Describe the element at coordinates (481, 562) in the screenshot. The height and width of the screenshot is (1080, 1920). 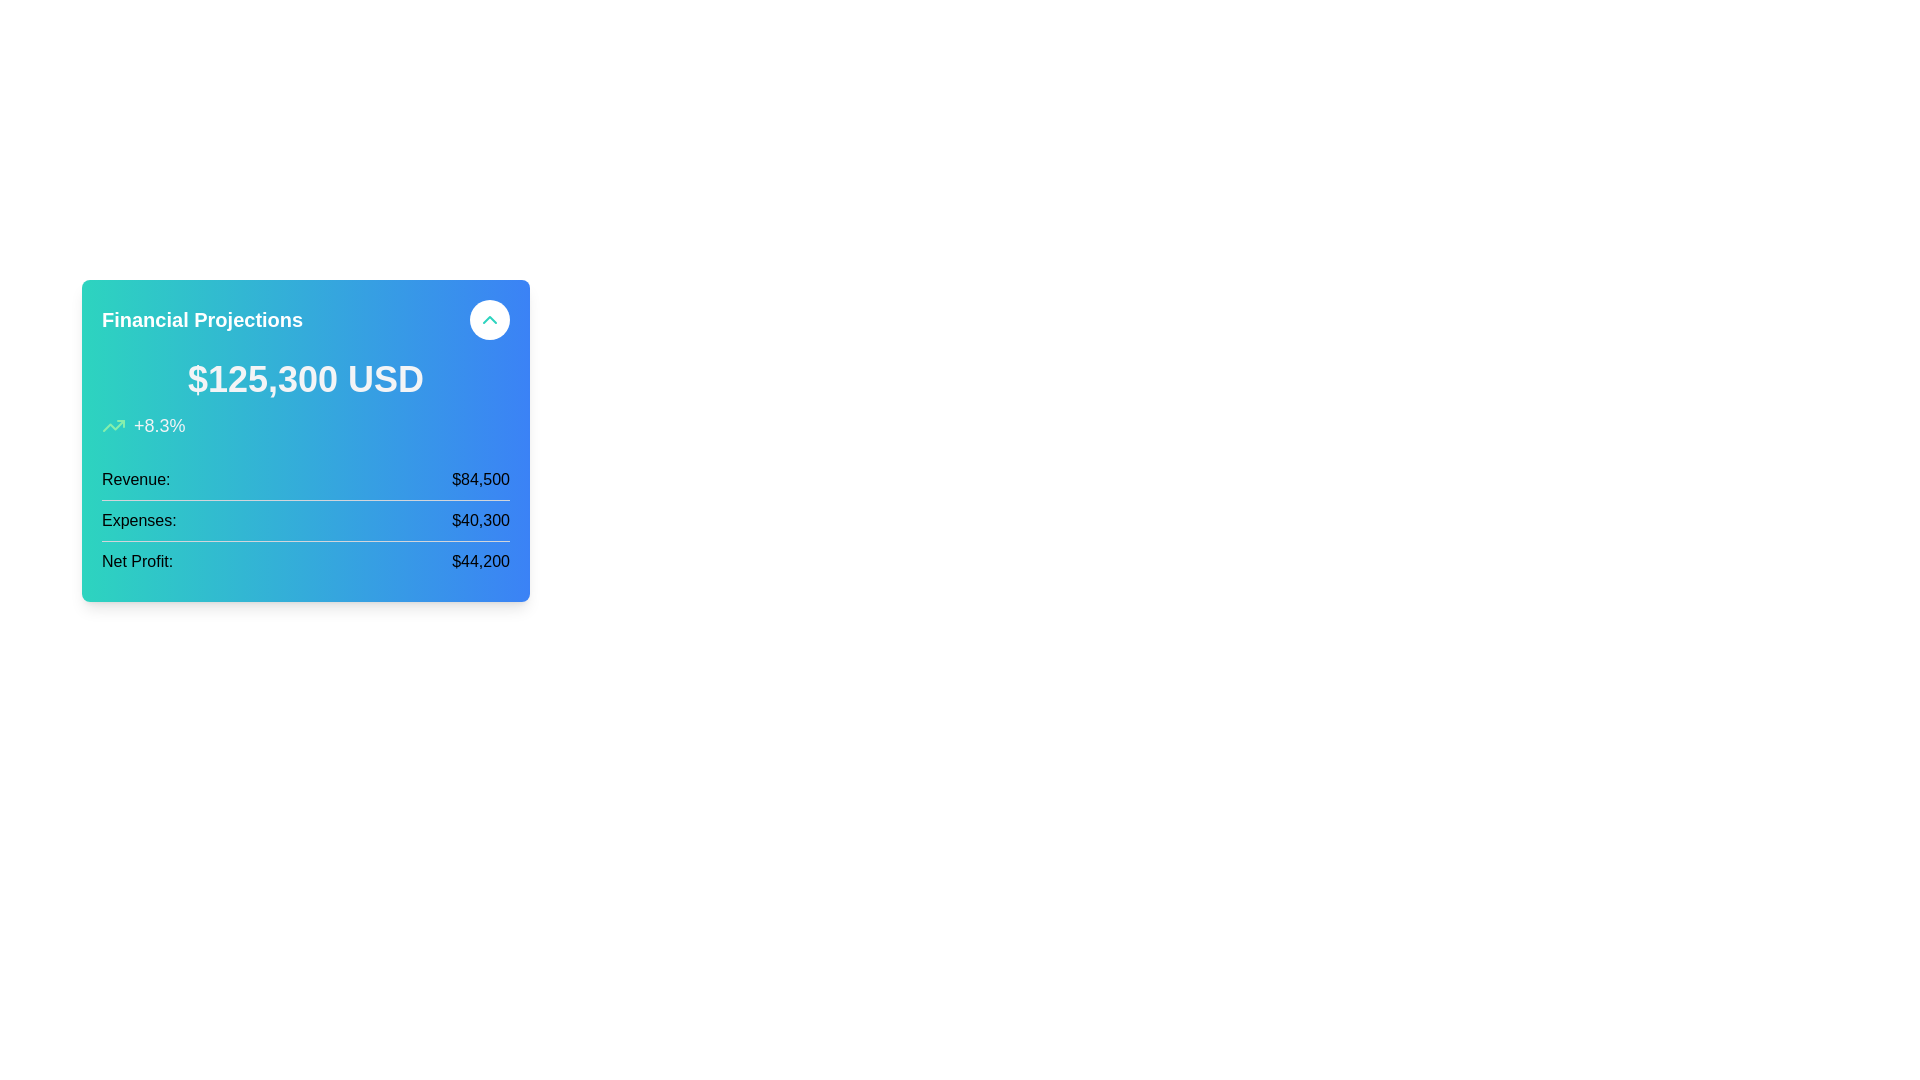
I see `the text label displaying '$44,200' in a bold, black font within the financial summary card` at that location.